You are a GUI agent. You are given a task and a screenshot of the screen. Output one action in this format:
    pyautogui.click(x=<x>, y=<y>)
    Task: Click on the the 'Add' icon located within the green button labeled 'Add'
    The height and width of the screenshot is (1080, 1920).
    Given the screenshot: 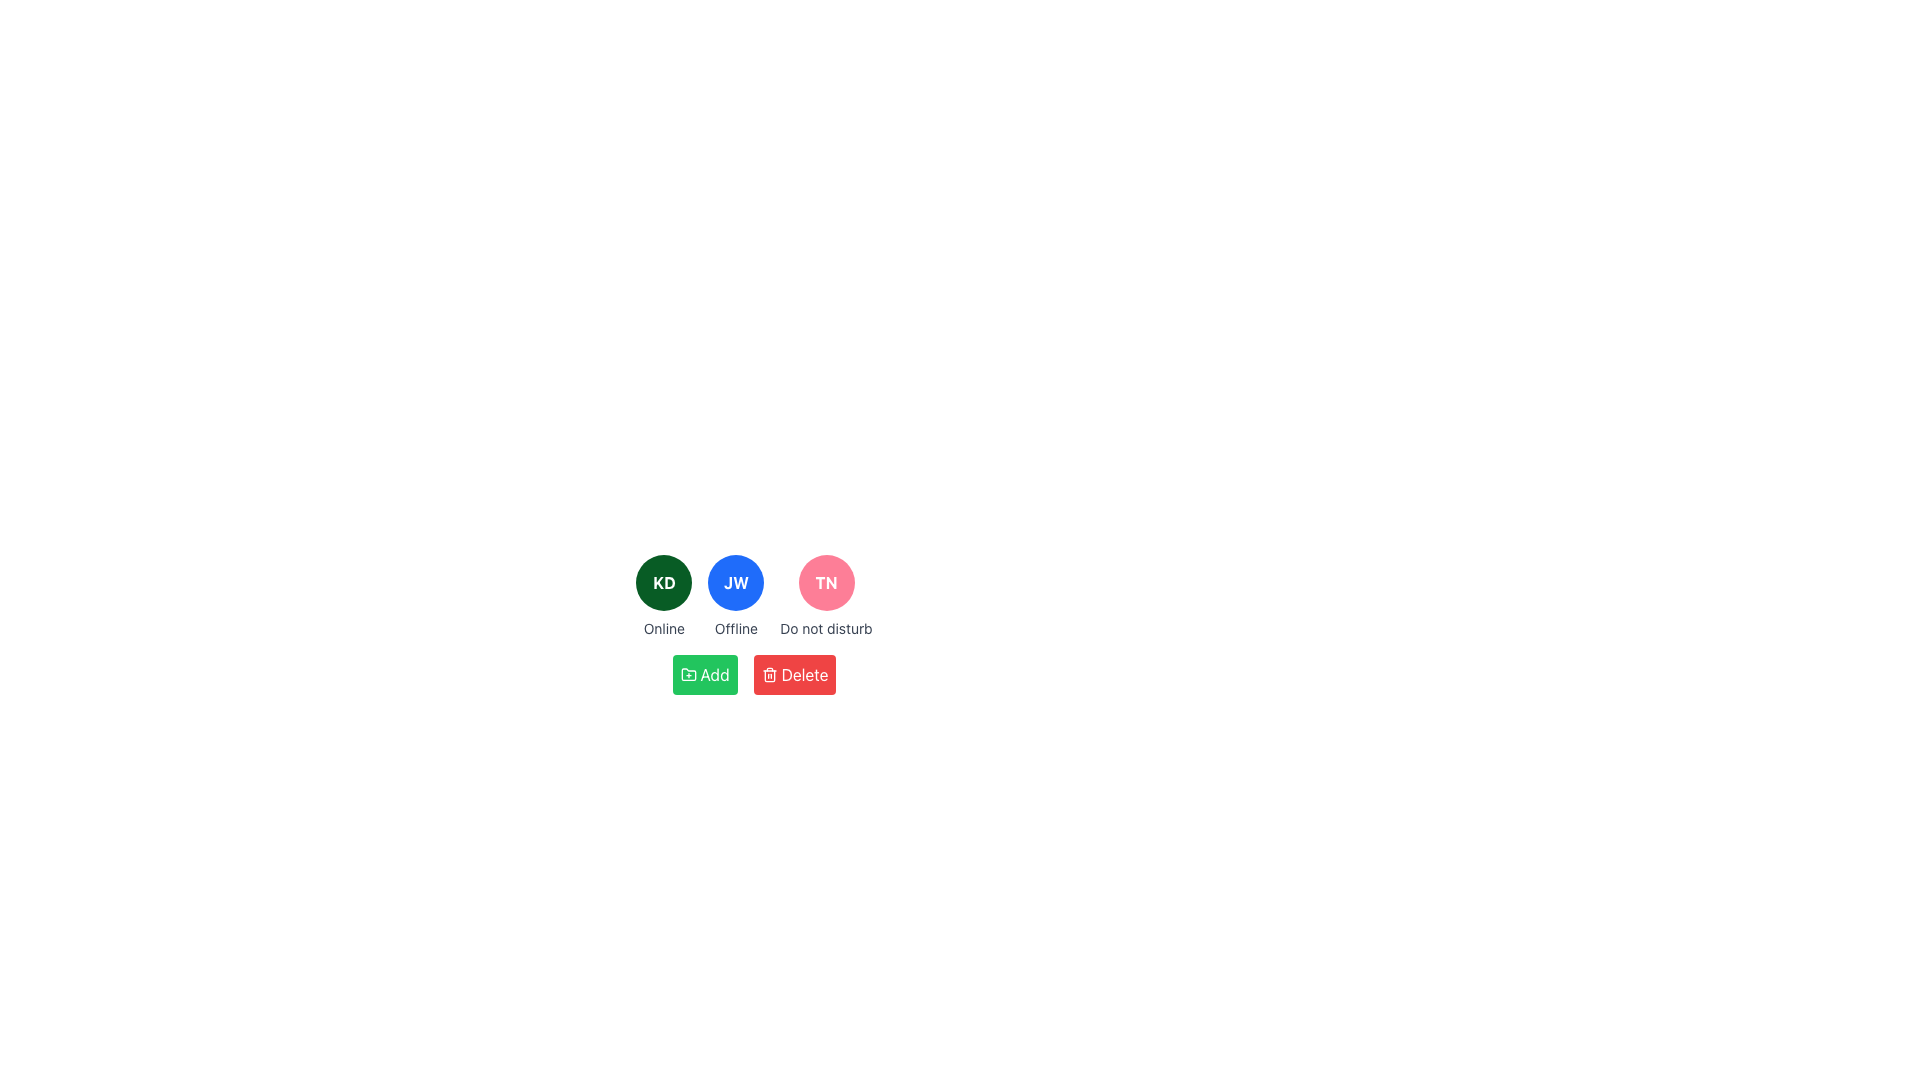 What is the action you would take?
    pyautogui.click(x=688, y=675)
    